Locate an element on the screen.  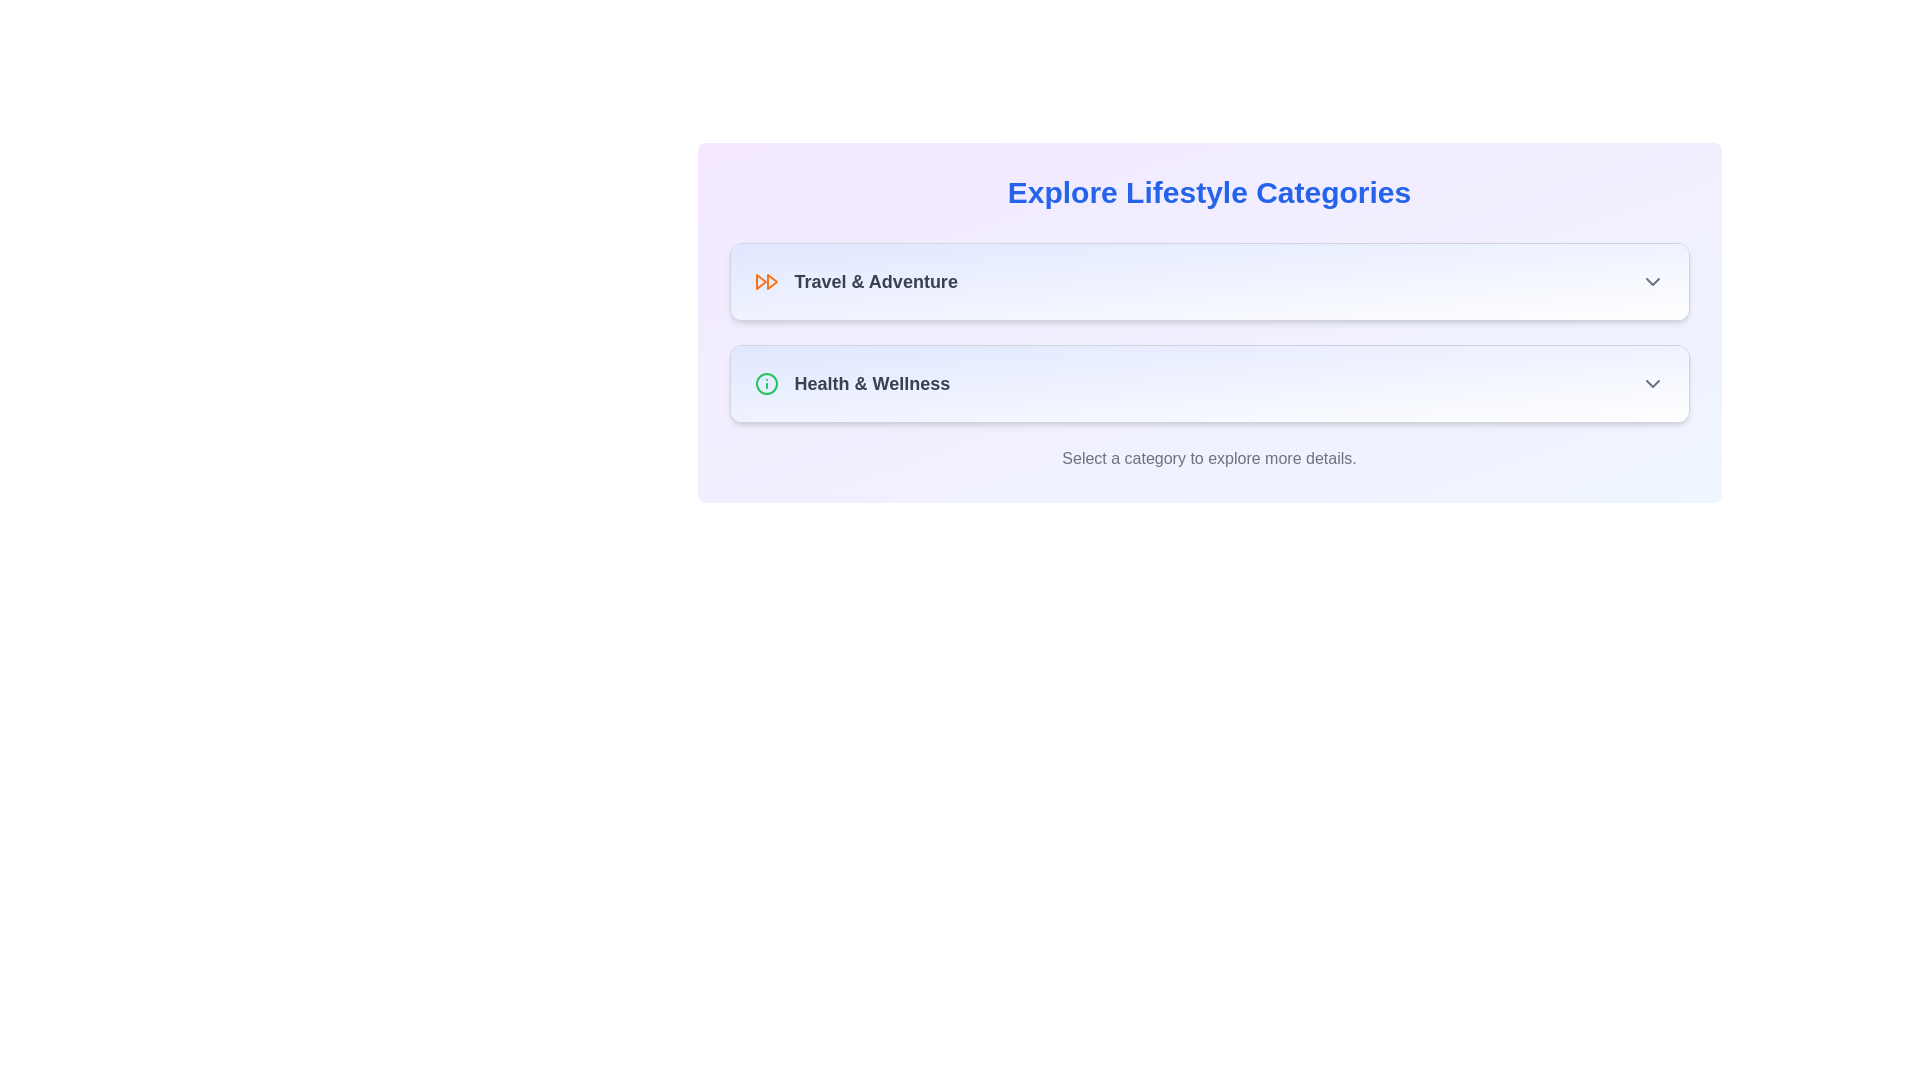
the orange forward-pointing triangle decorative icon located on the left side of the 'Travel & Adventure' list item is located at coordinates (760, 281).